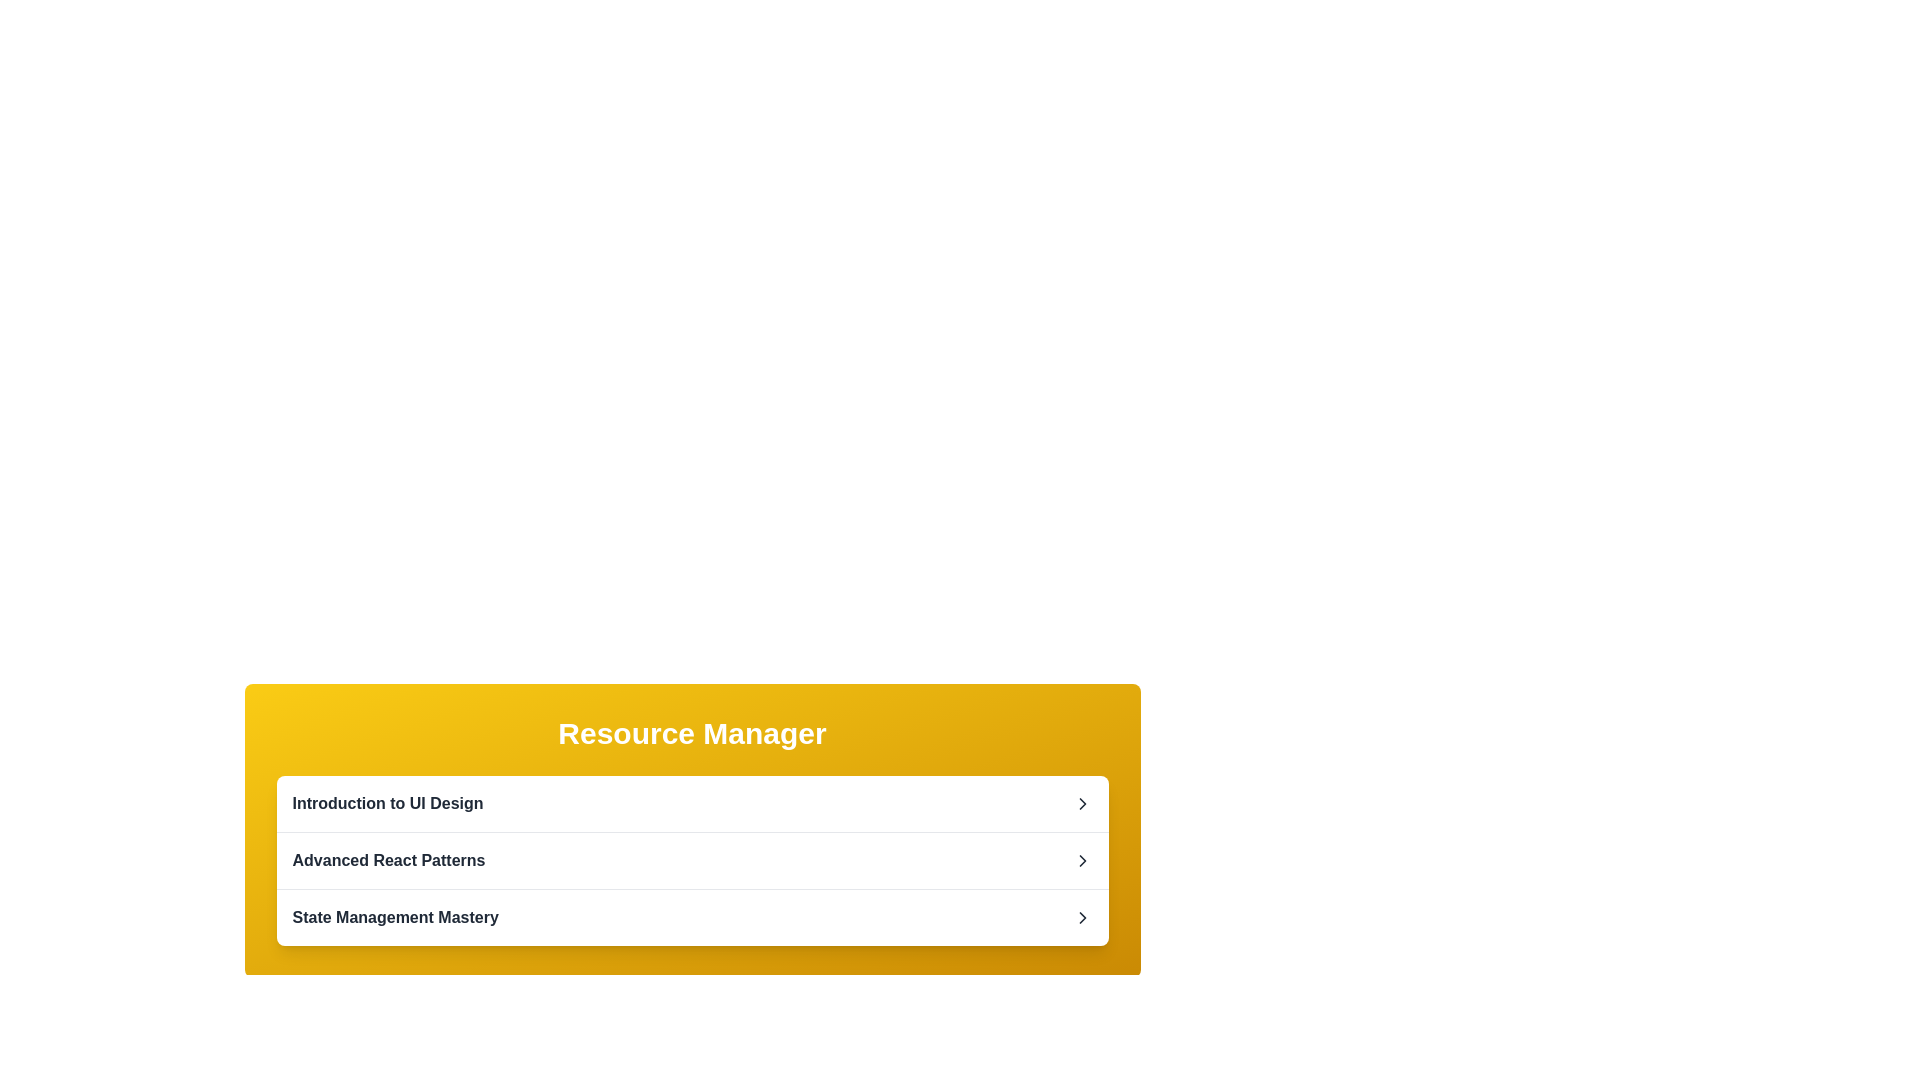 This screenshot has width=1920, height=1080. I want to click on the 'State Management Mastery' navigation link, which is the third item, so click(692, 917).